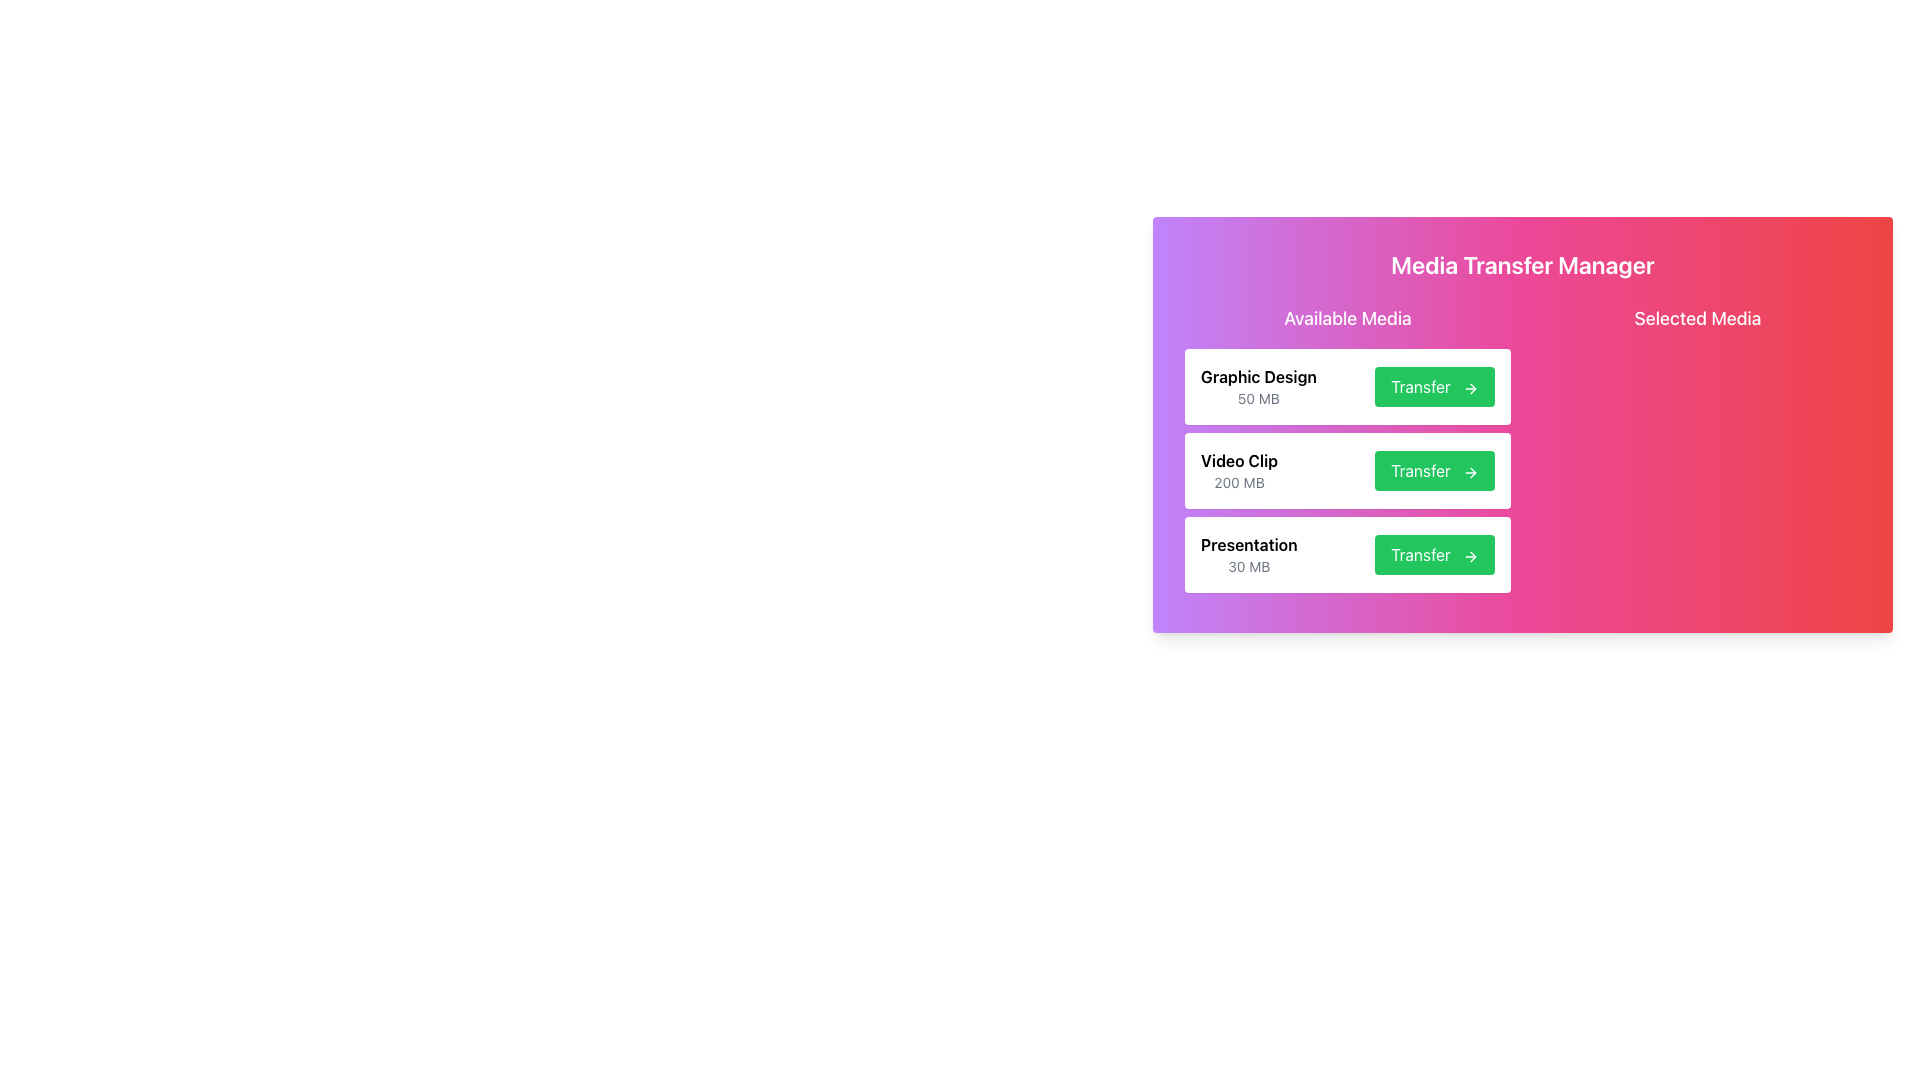 The width and height of the screenshot is (1920, 1080). I want to click on the small right-arrow icon located on the right edge of the green 'Transfer' button for the first item under the 'Available Media' section to initiate a transfer, so click(1470, 388).